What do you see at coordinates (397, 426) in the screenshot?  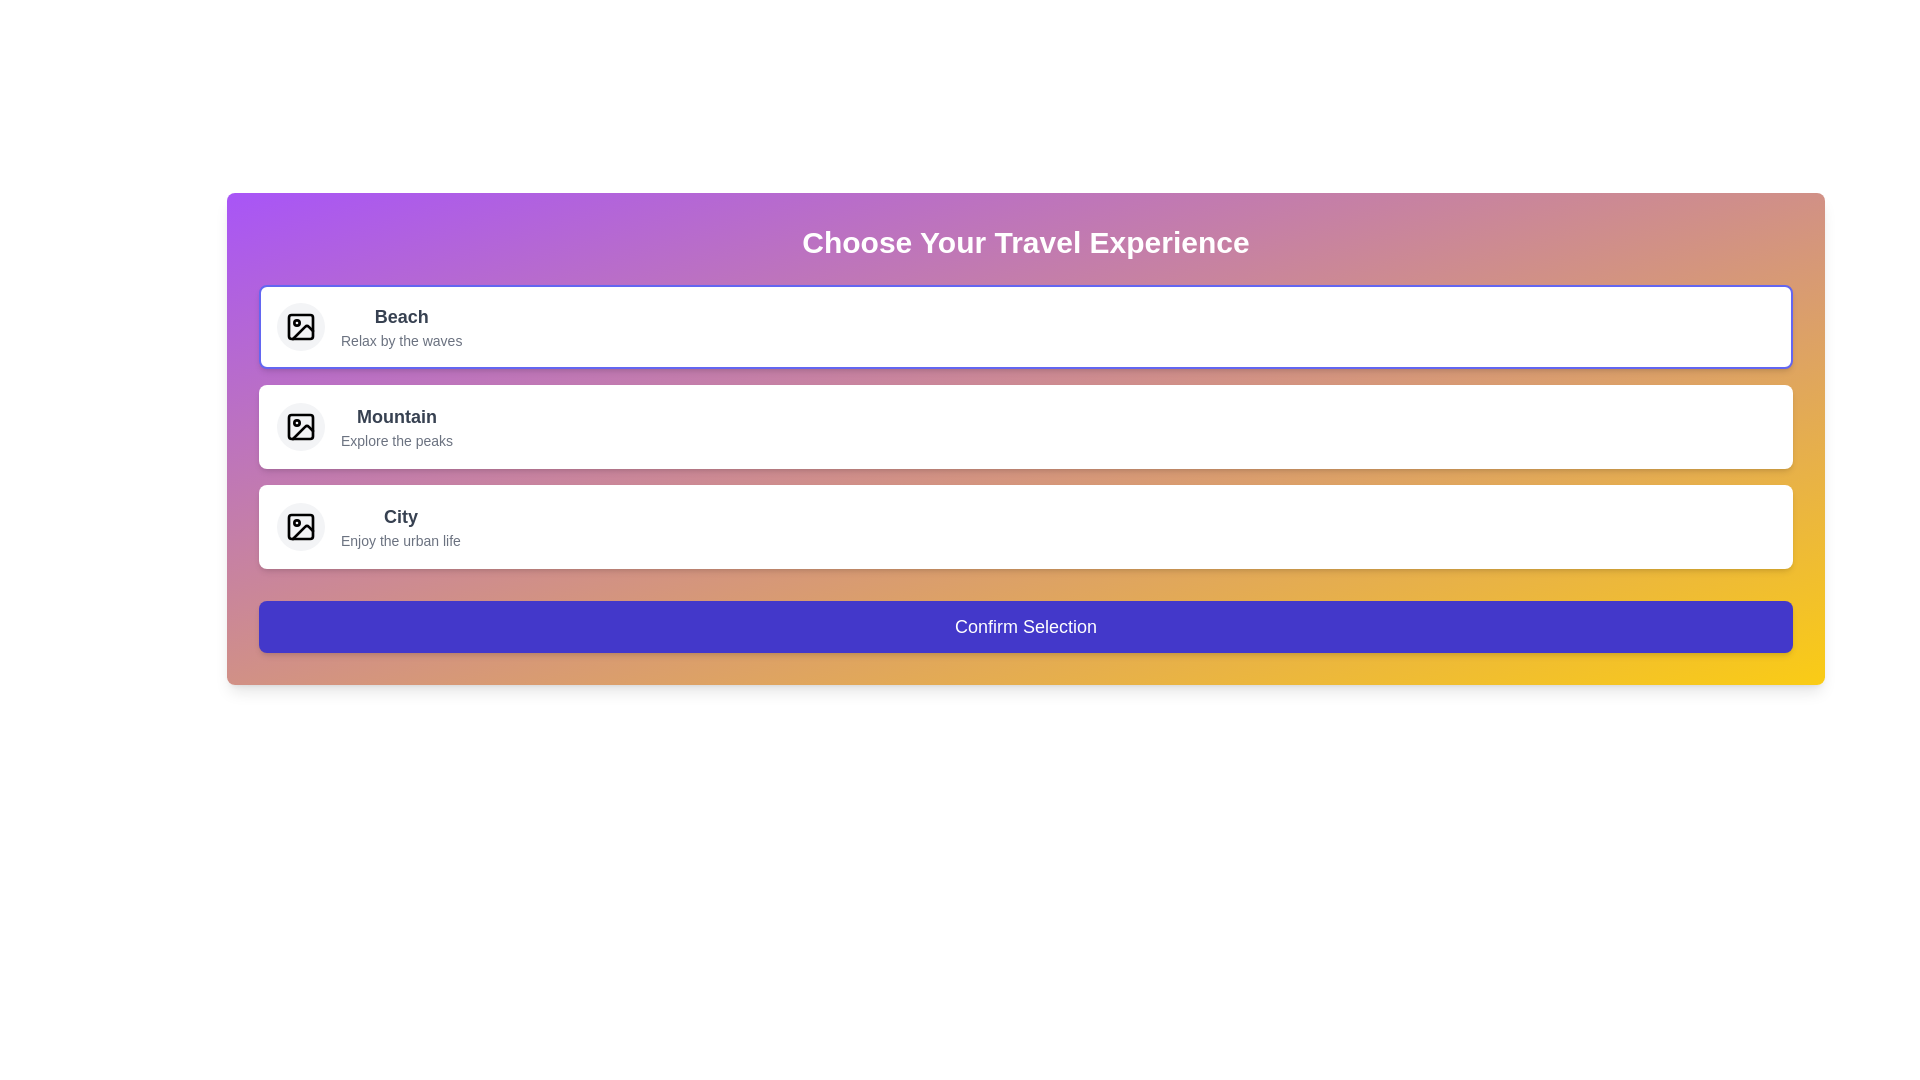 I see `the text label displaying 'Mountain' in dark gray within the second card from the top` at bounding box center [397, 426].